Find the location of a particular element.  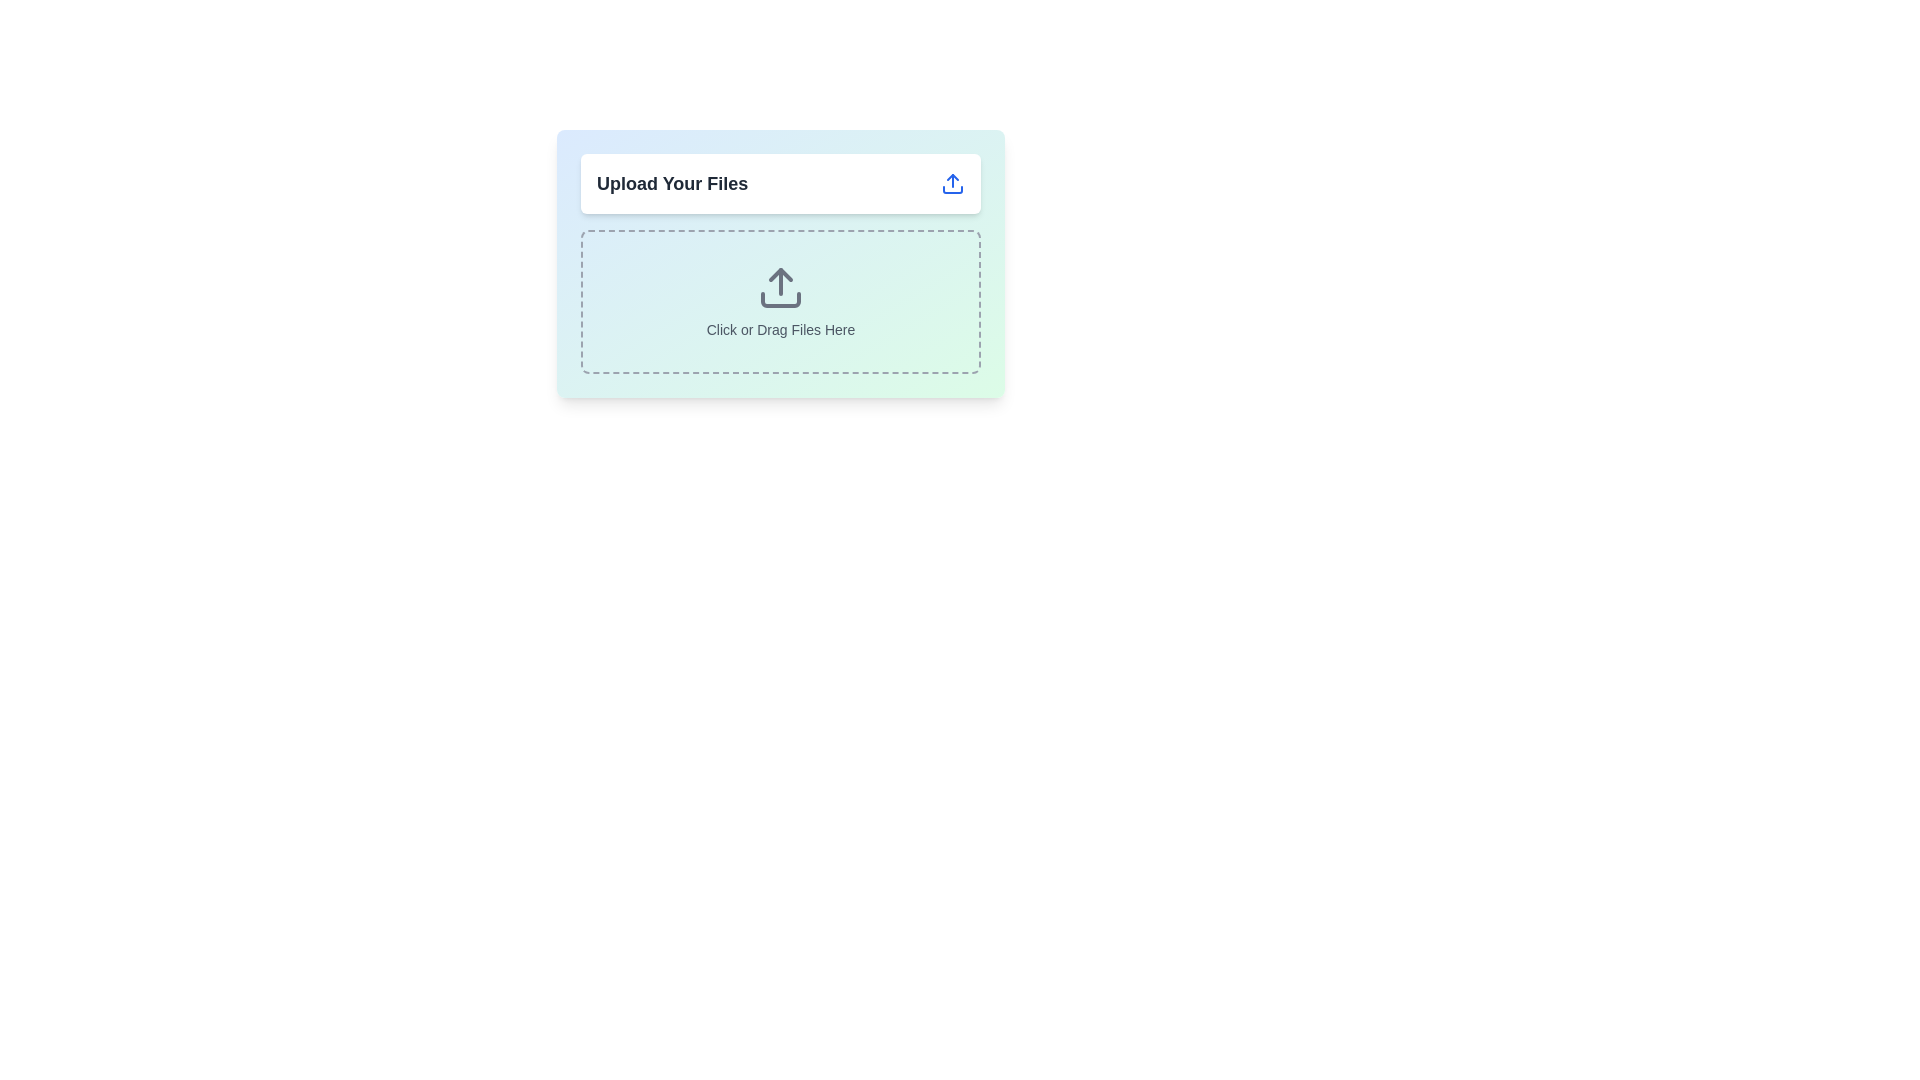

the upload icon located at the center of the 'Click or Drag Files Here' area in the upload panel is located at coordinates (780, 288).